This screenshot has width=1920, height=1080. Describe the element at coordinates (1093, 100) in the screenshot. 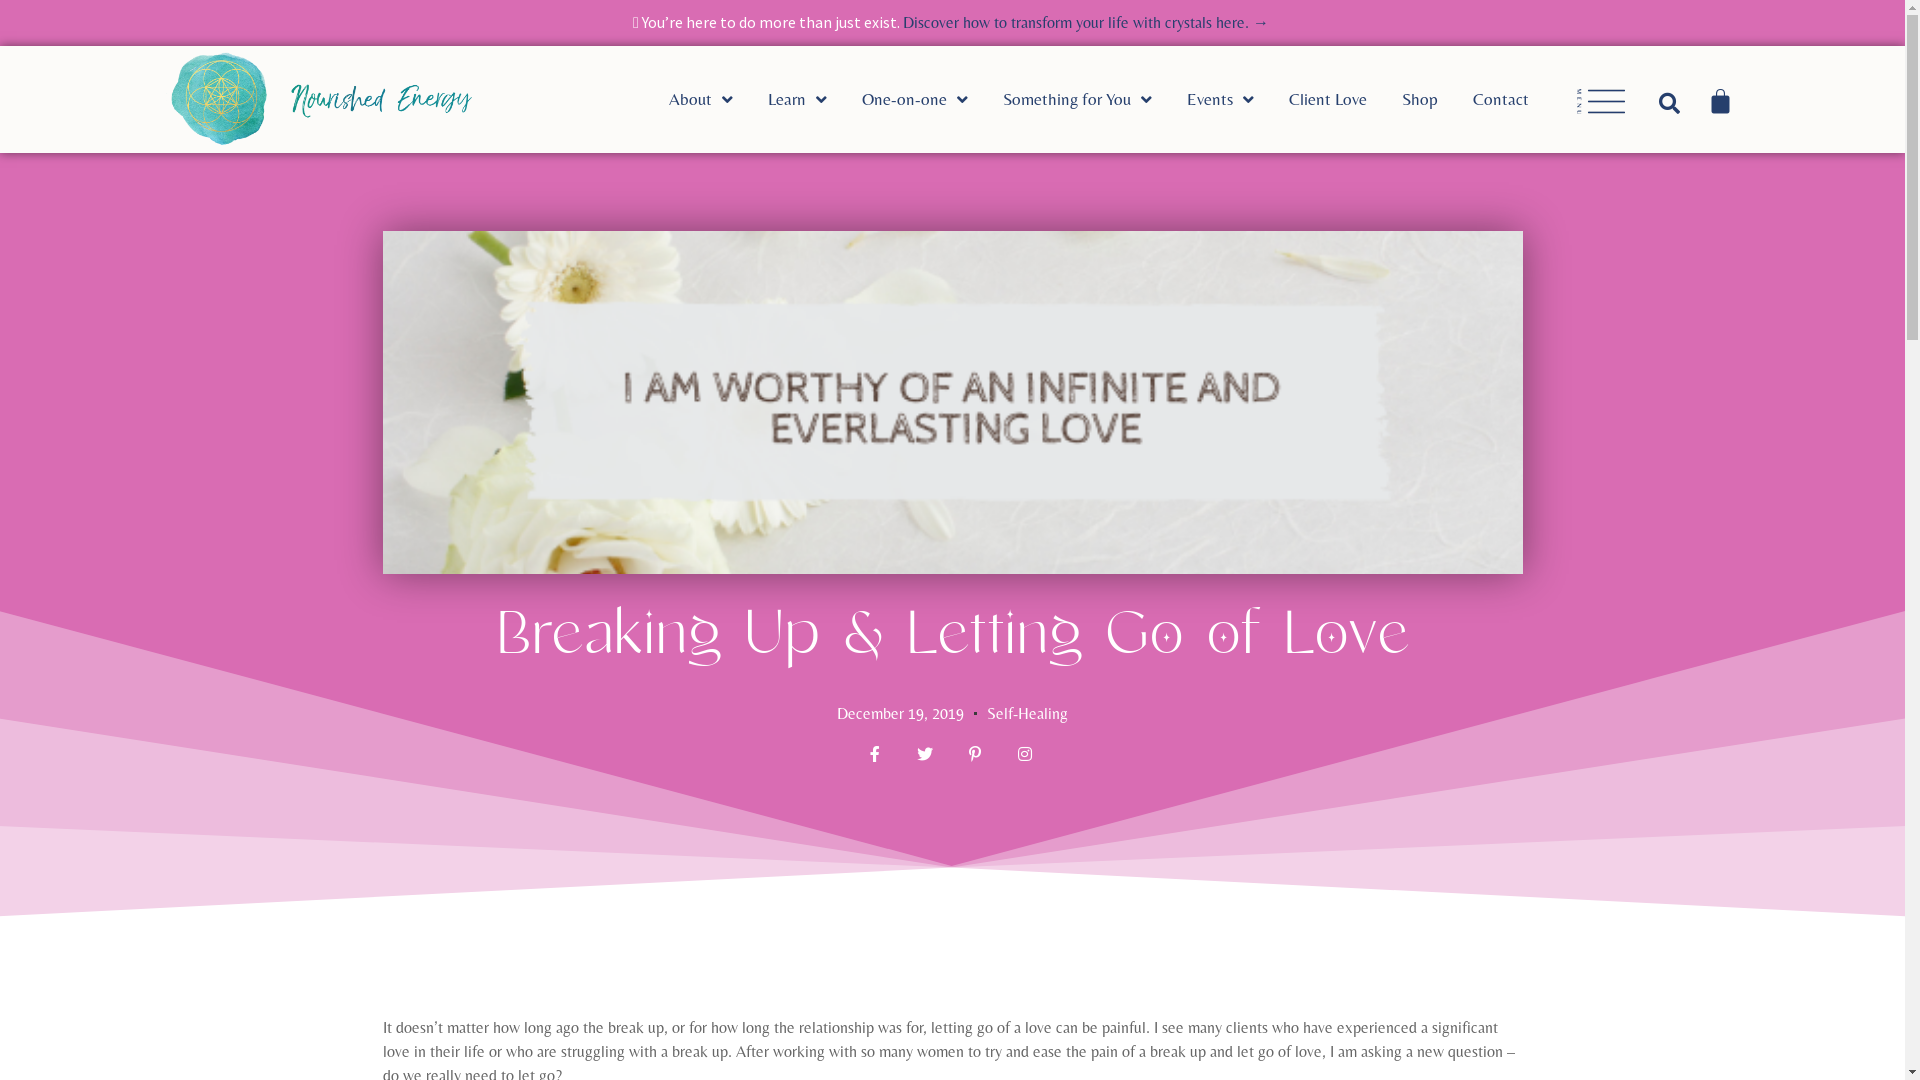

I see `'Something for You'` at that location.